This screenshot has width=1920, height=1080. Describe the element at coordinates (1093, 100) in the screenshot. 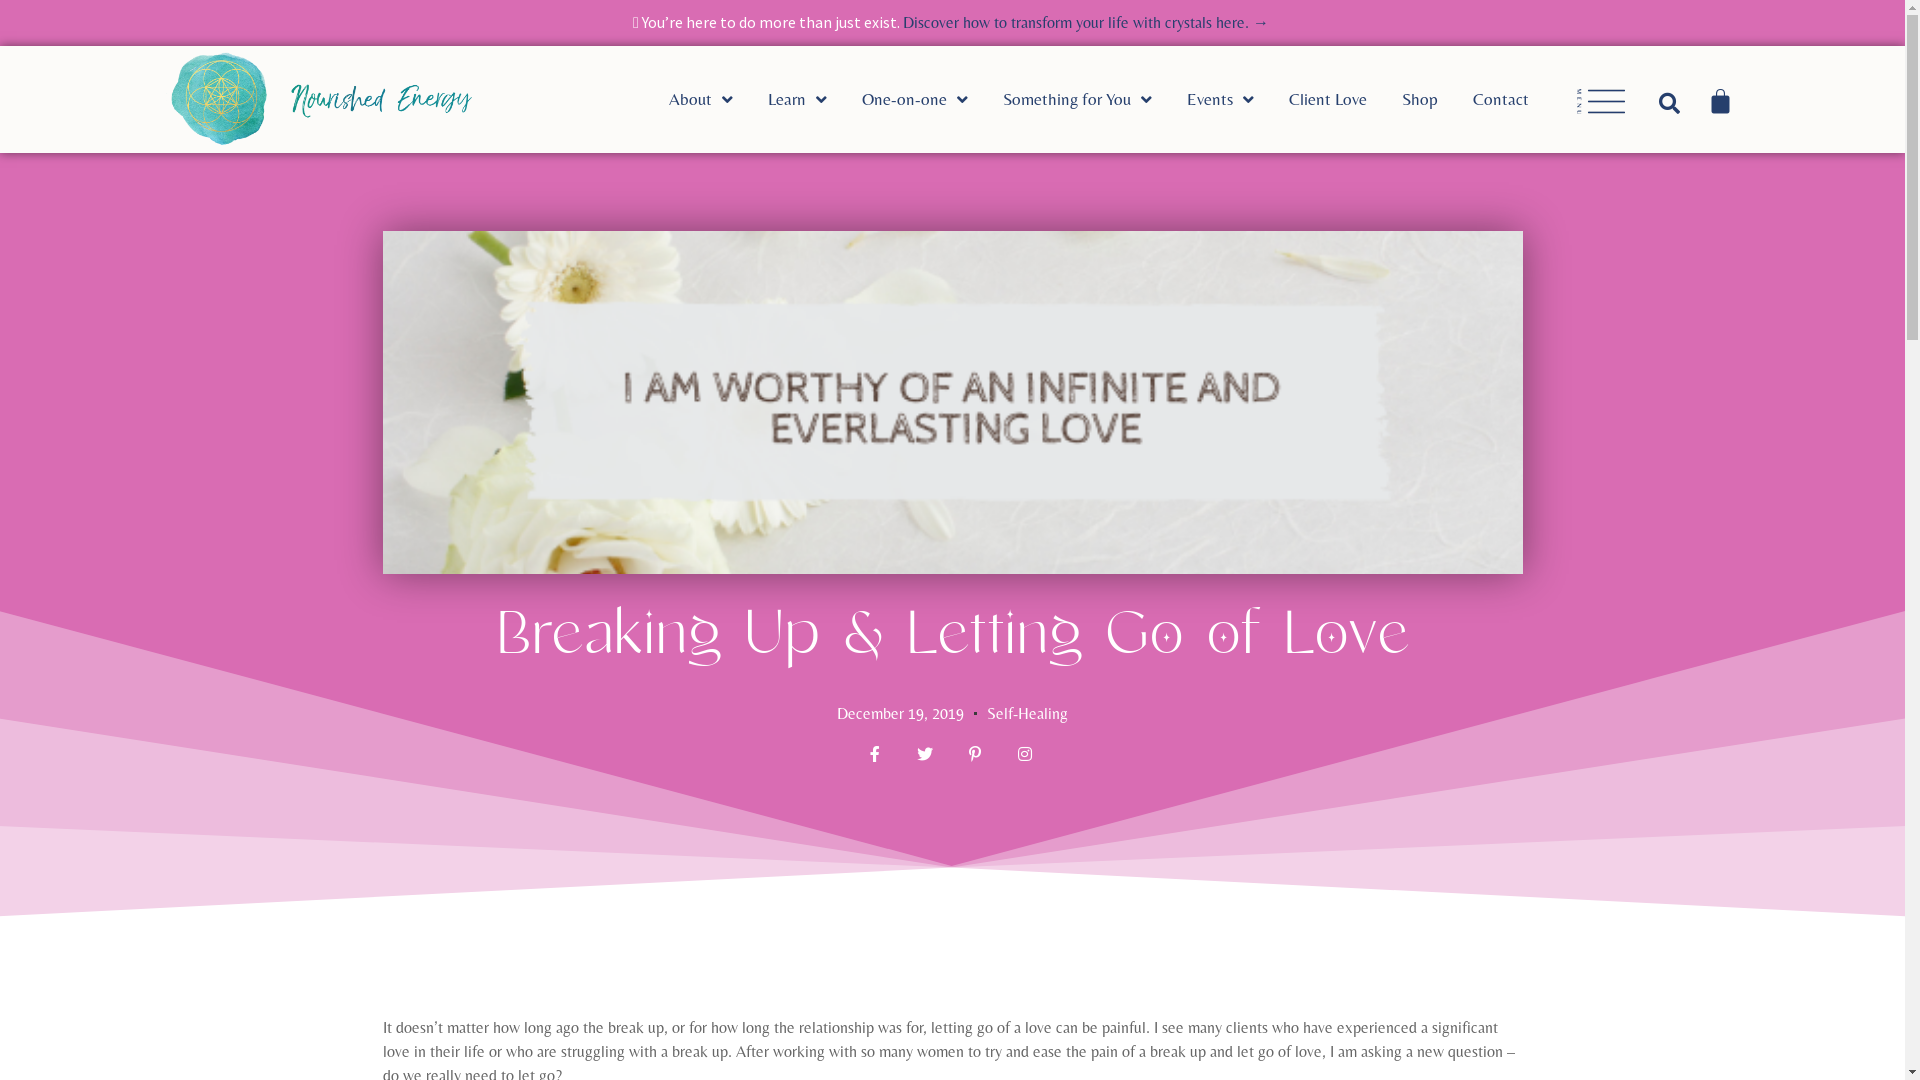

I see `'Something for You'` at that location.